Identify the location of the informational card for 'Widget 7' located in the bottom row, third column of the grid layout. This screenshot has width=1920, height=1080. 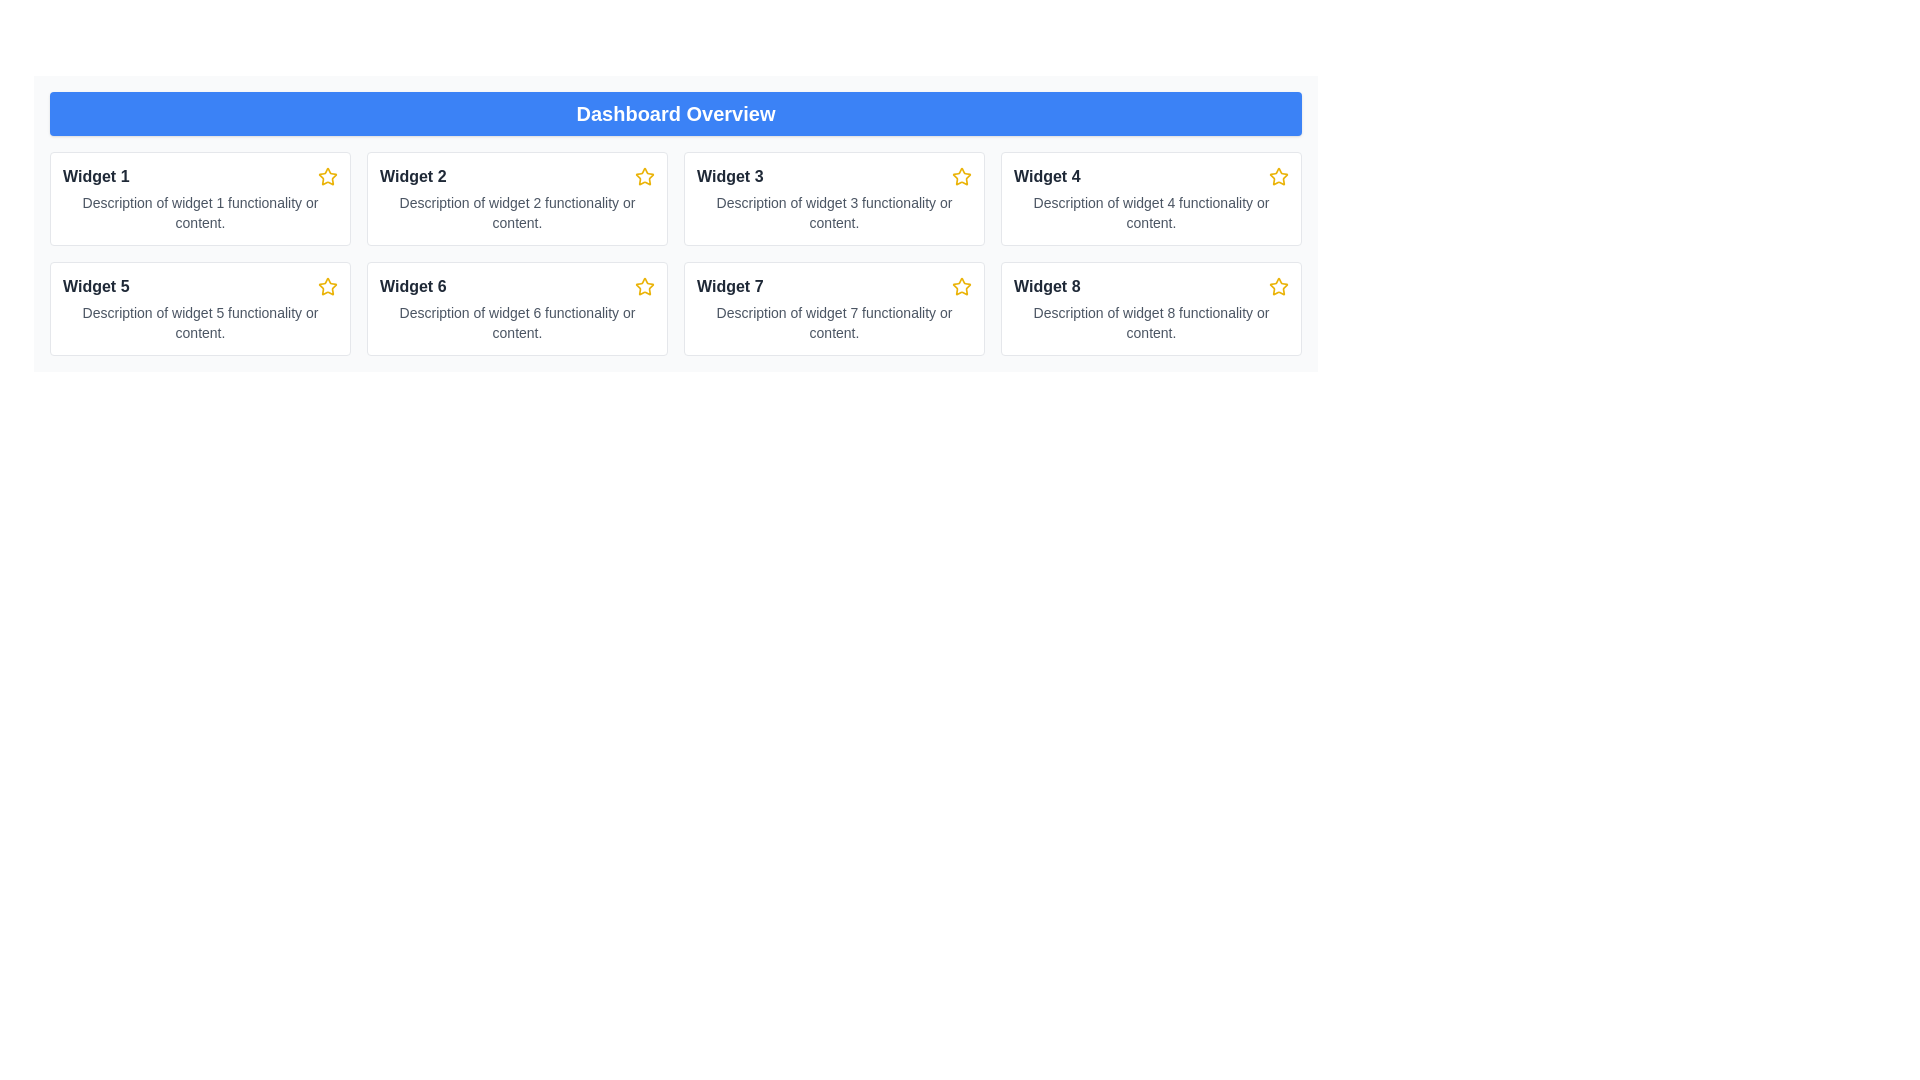
(834, 308).